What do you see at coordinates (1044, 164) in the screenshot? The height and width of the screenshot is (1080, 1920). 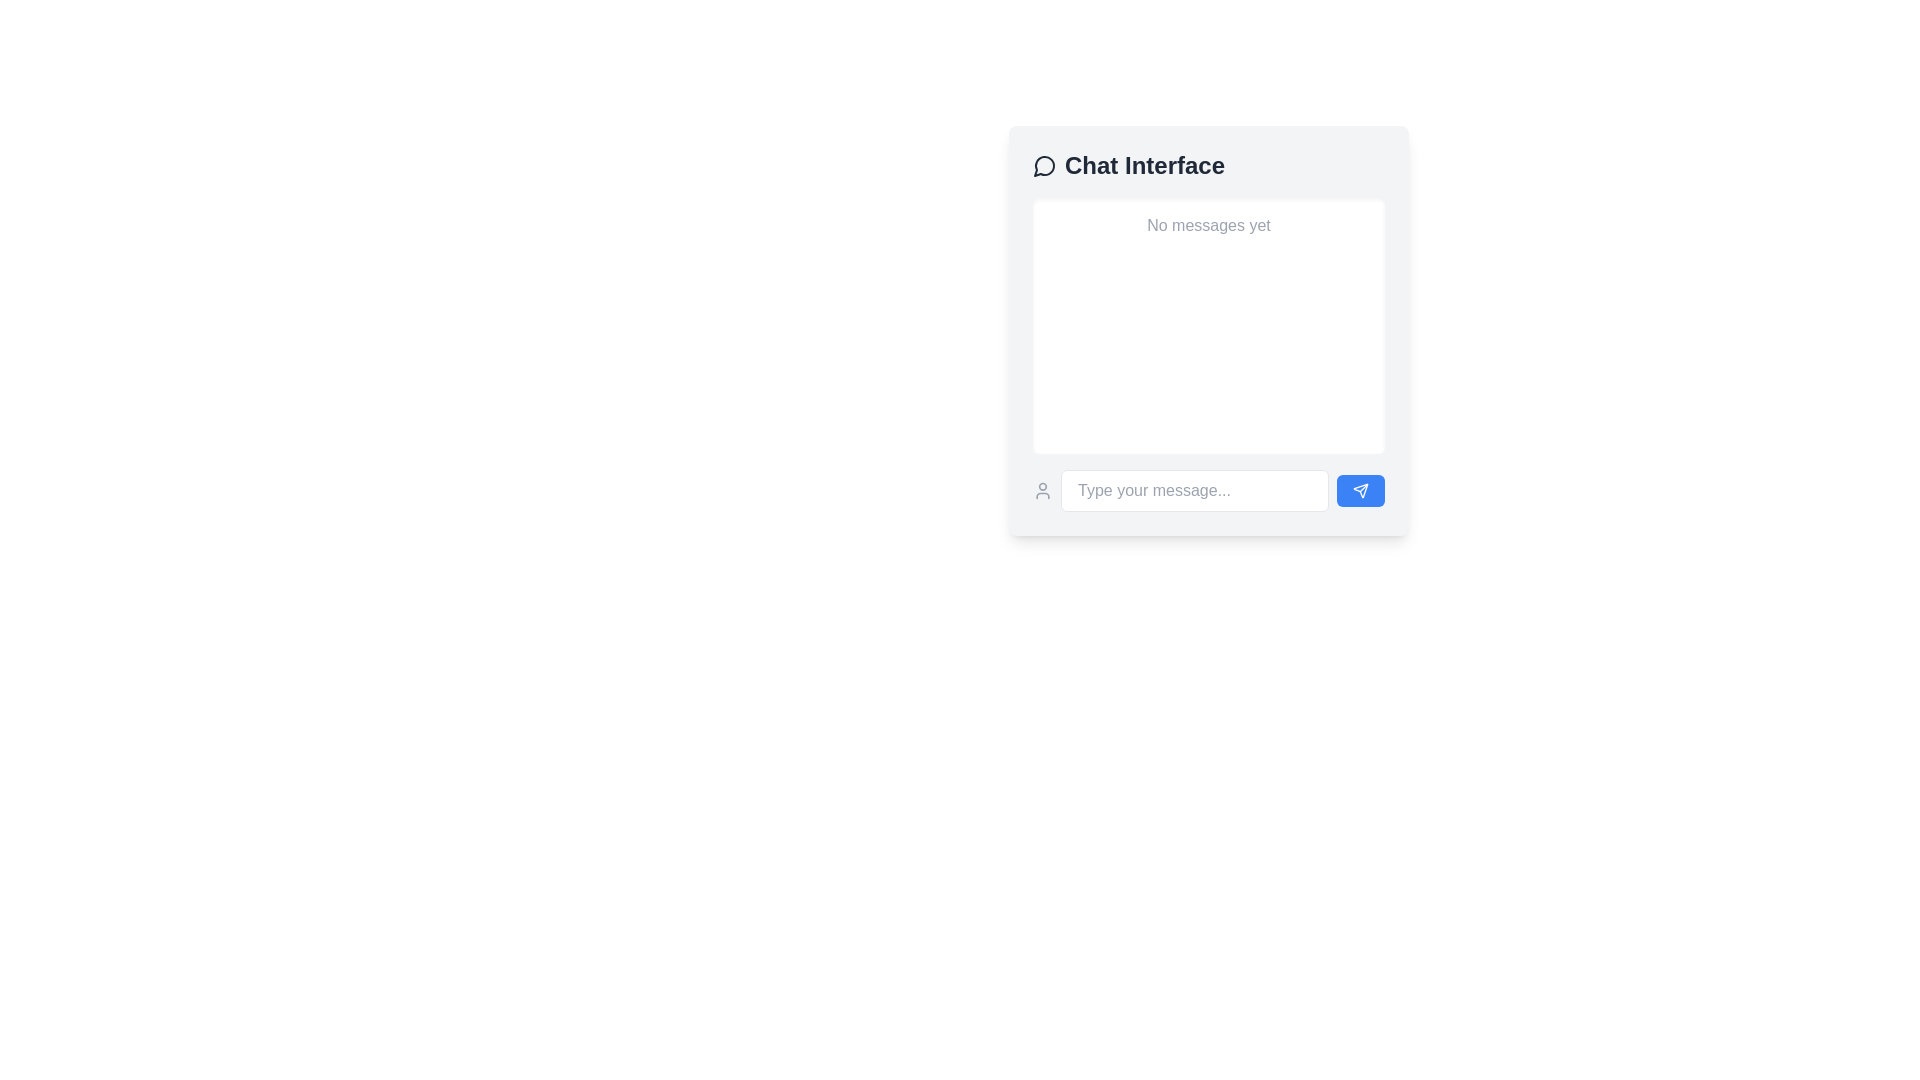 I see `the small circular chat icon that resembles a speech bubble, located in the 'Chat Interface' section to the left of the text` at bounding box center [1044, 164].